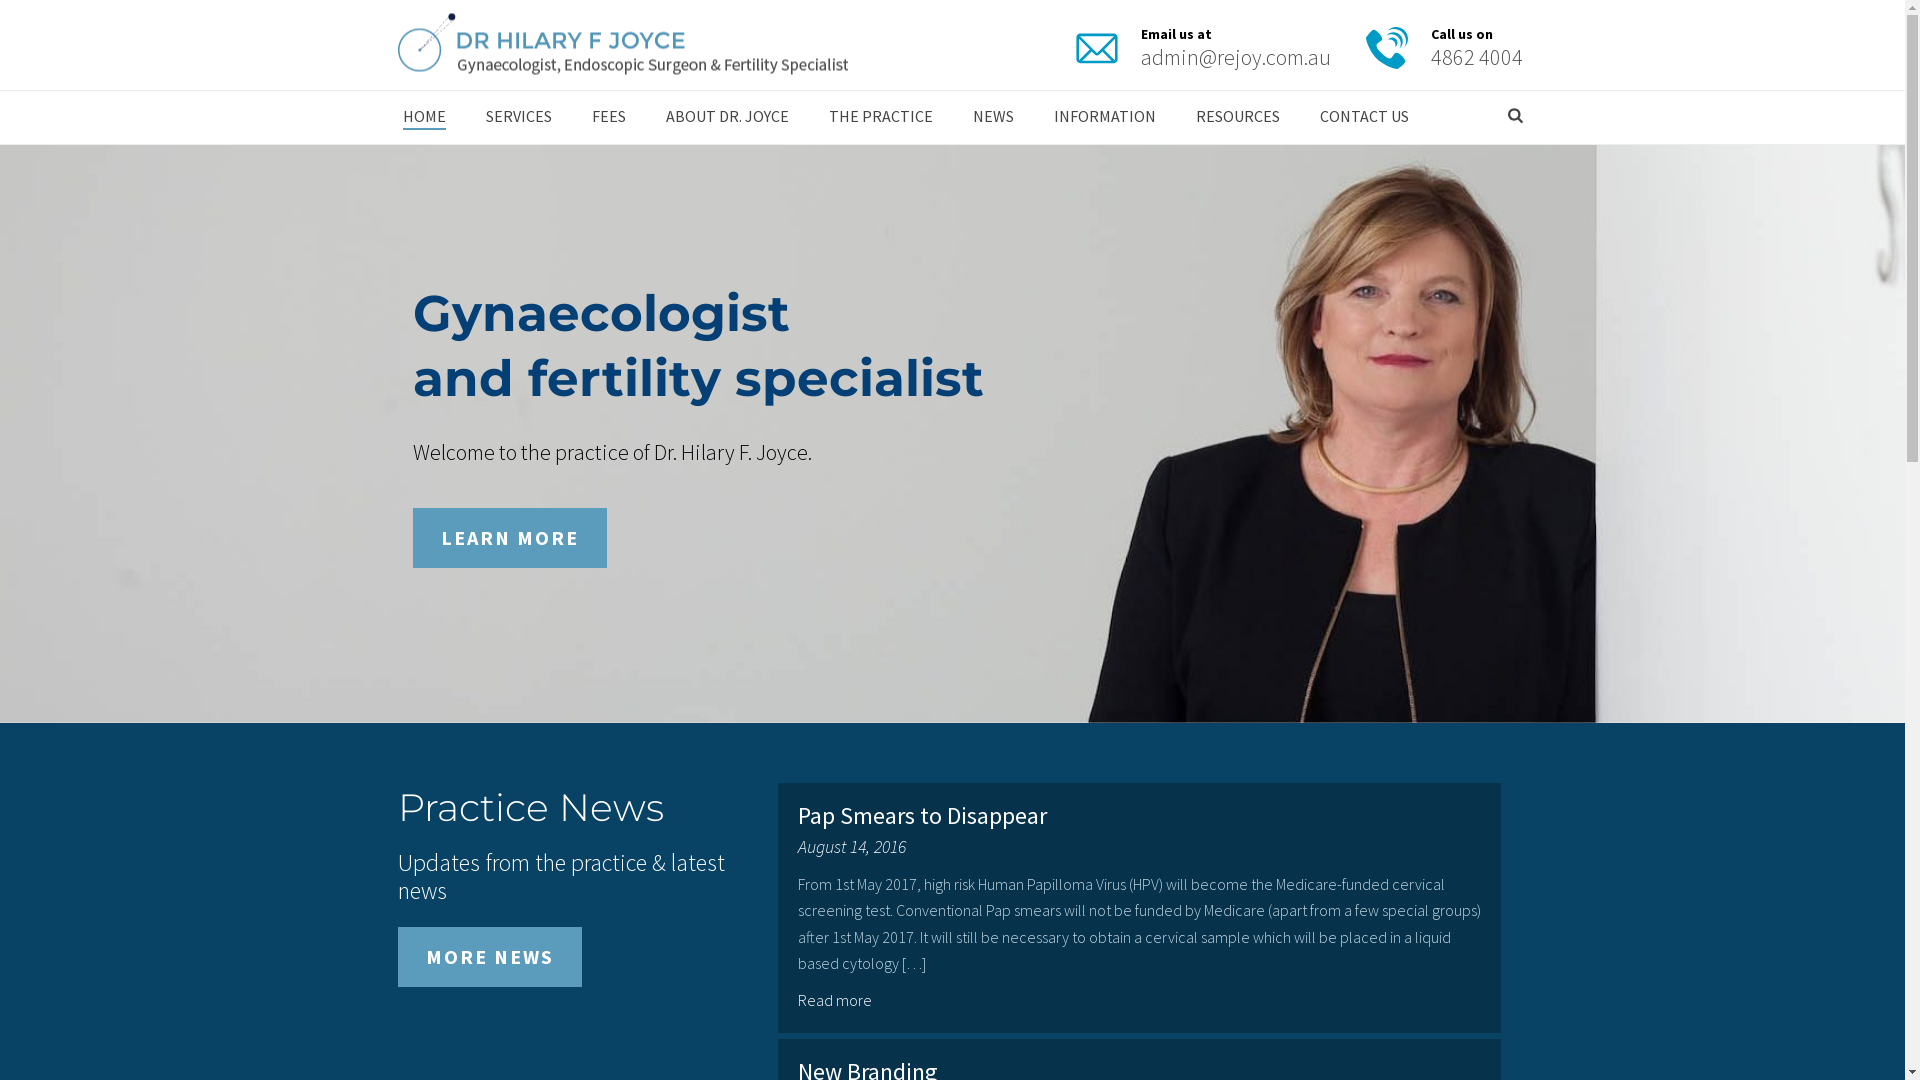 This screenshot has width=1920, height=1080. I want to click on 'CONTACT US', so click(1363, 117).